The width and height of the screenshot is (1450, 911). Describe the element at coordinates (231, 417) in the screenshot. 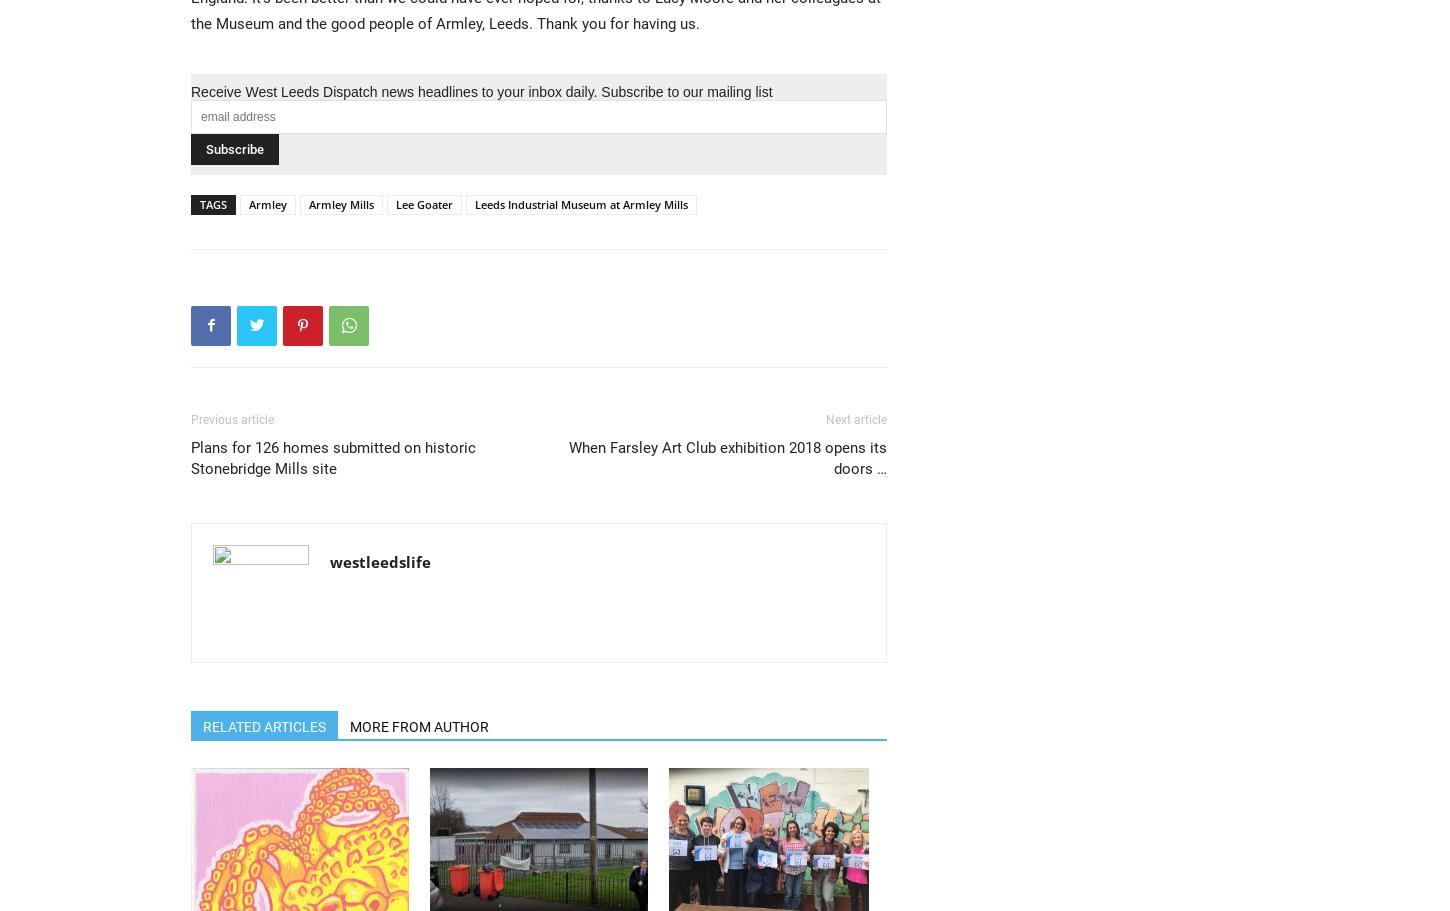

I see `'Previous article'` at that location.